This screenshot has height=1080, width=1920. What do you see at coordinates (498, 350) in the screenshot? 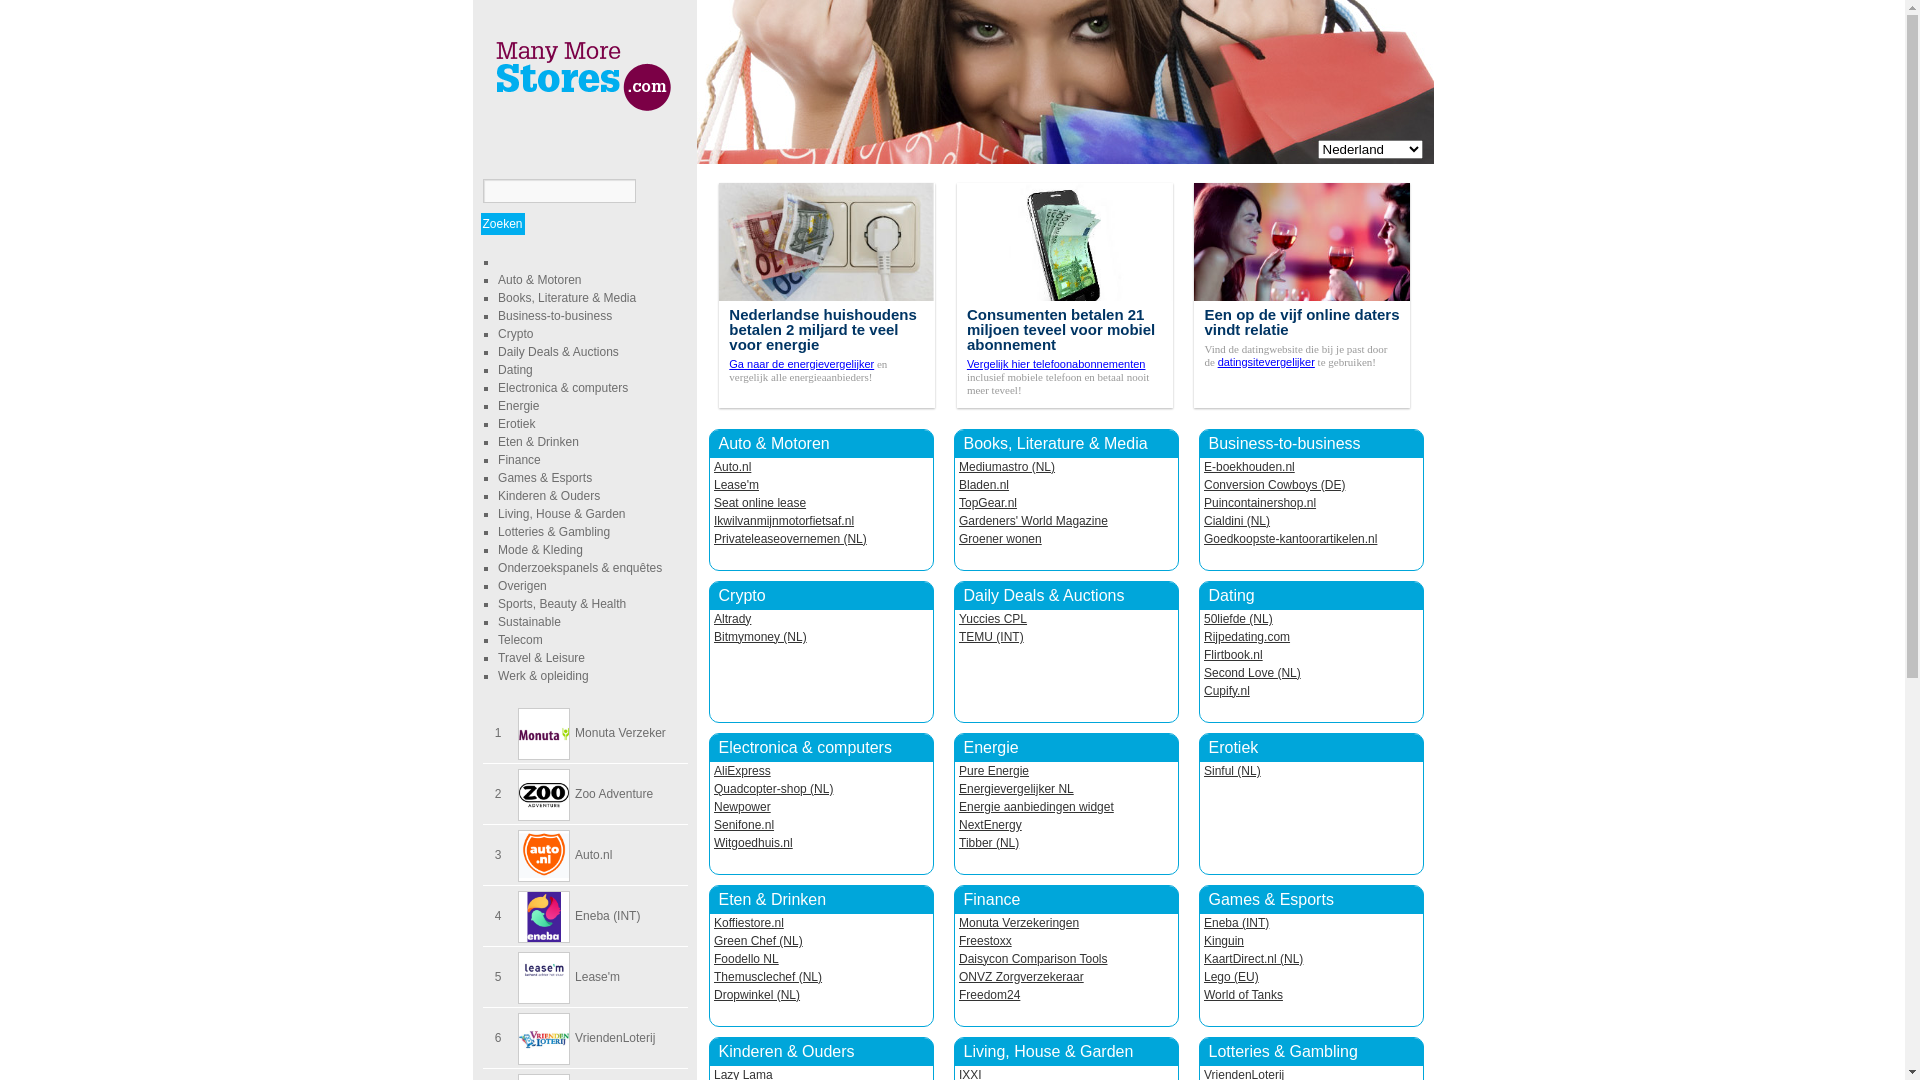
I see `'Daily Deals & Auctions'` at bounding box center [498, 350].